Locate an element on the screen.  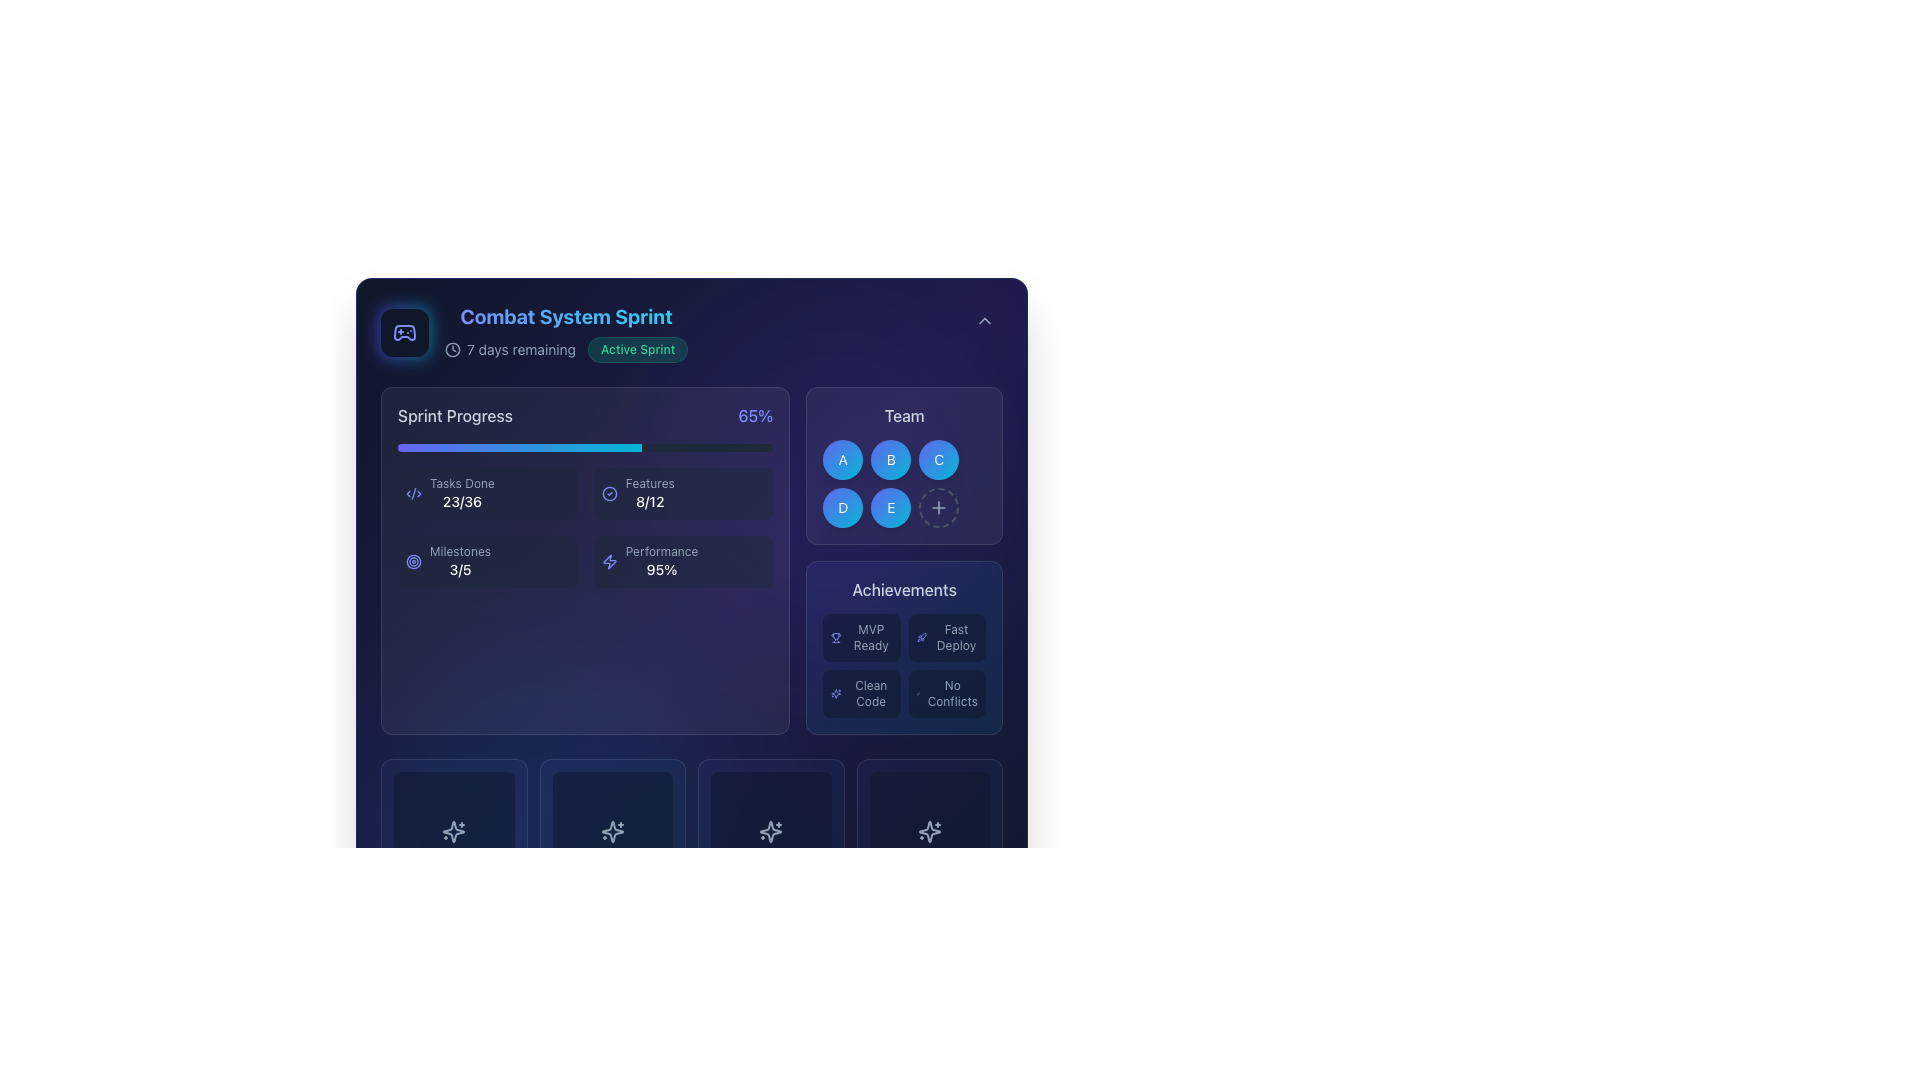
the achievement card located in the 'Team and Achievements' section is located at coordinates (903, 560).